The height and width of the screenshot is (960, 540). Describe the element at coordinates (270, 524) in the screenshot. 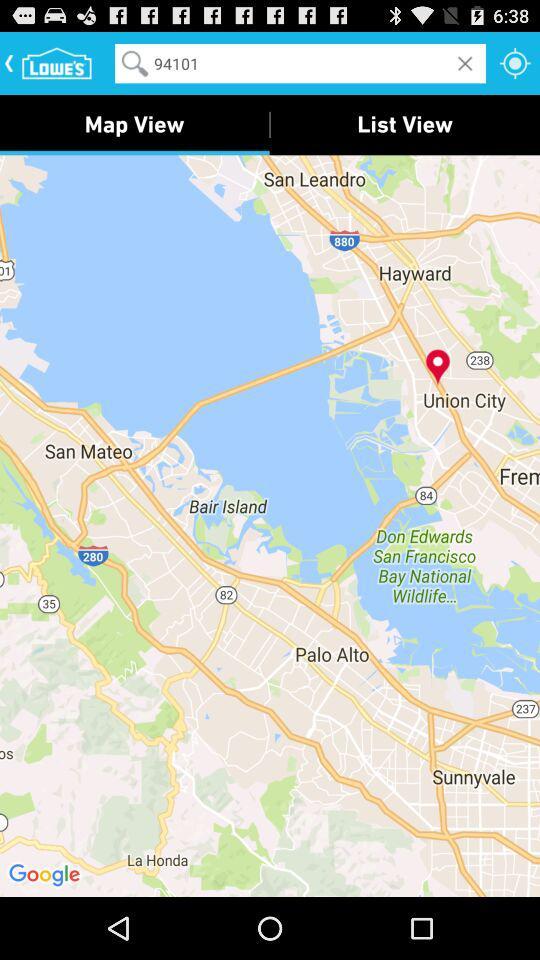

I see `item below map view icon` at that location.